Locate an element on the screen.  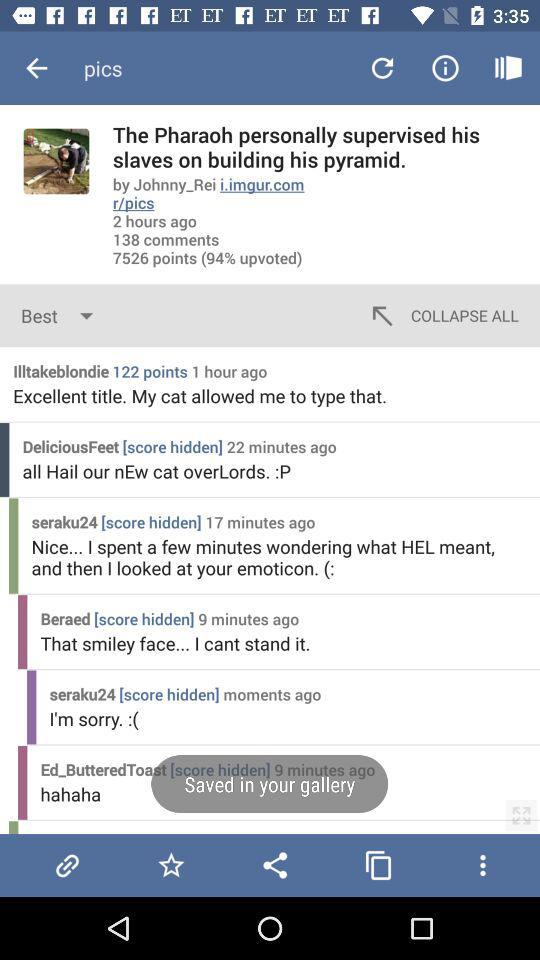
full screen is located at coordinates (521, 815).